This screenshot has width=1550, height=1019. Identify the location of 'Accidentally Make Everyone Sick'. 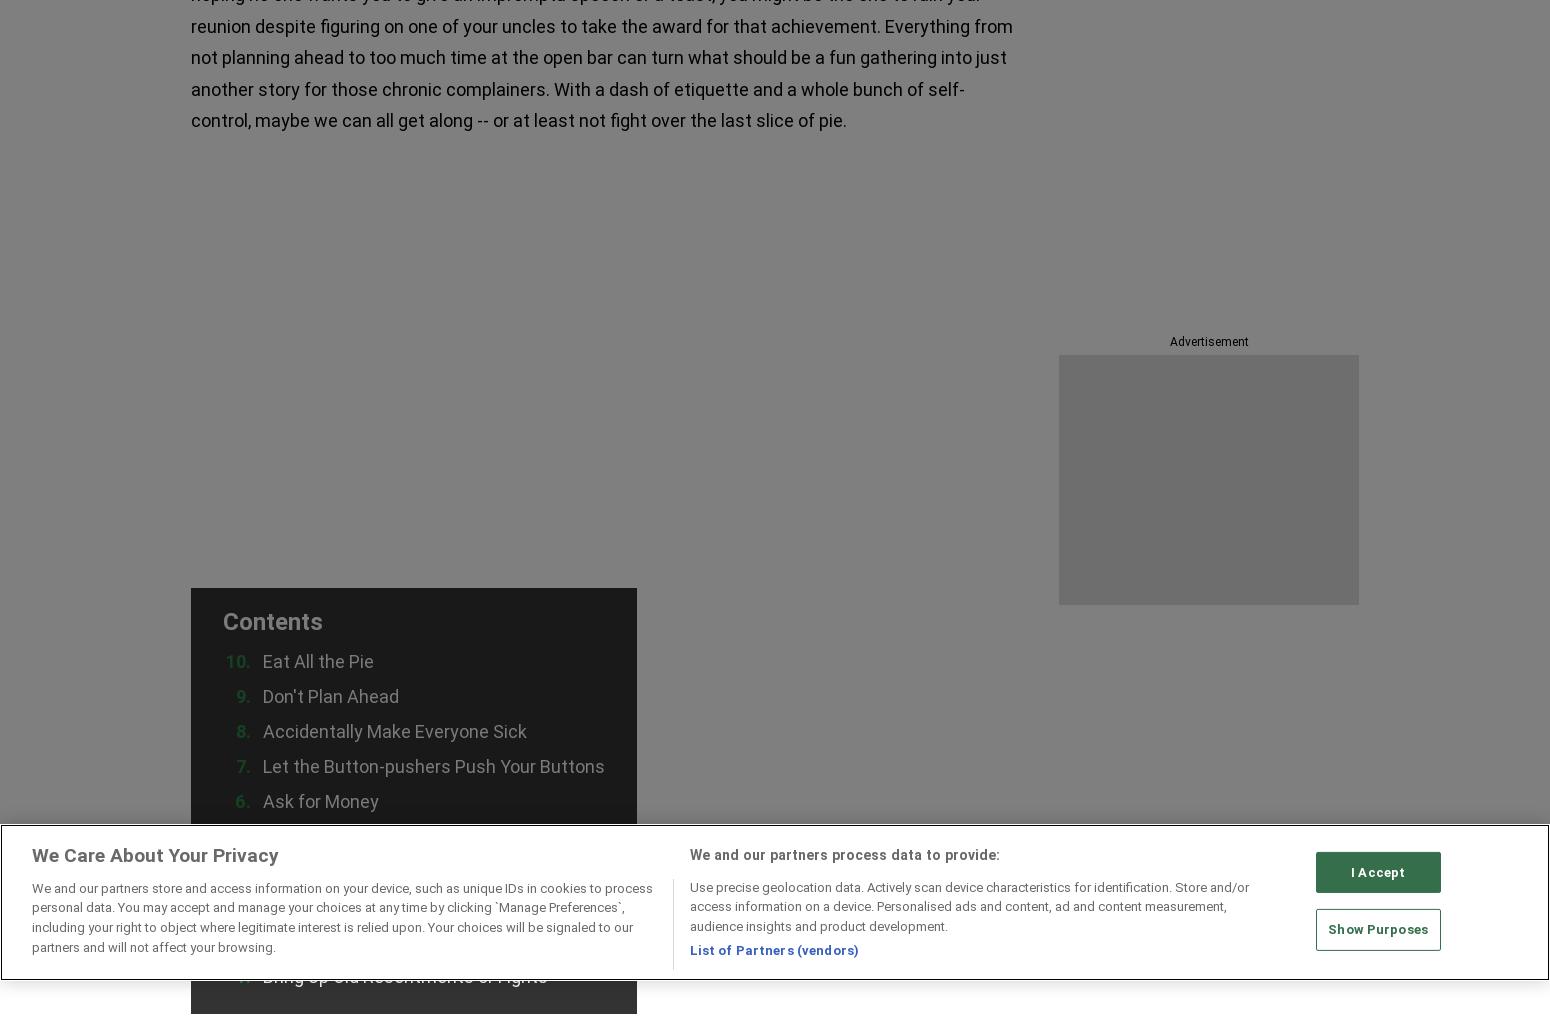
(394, 730).